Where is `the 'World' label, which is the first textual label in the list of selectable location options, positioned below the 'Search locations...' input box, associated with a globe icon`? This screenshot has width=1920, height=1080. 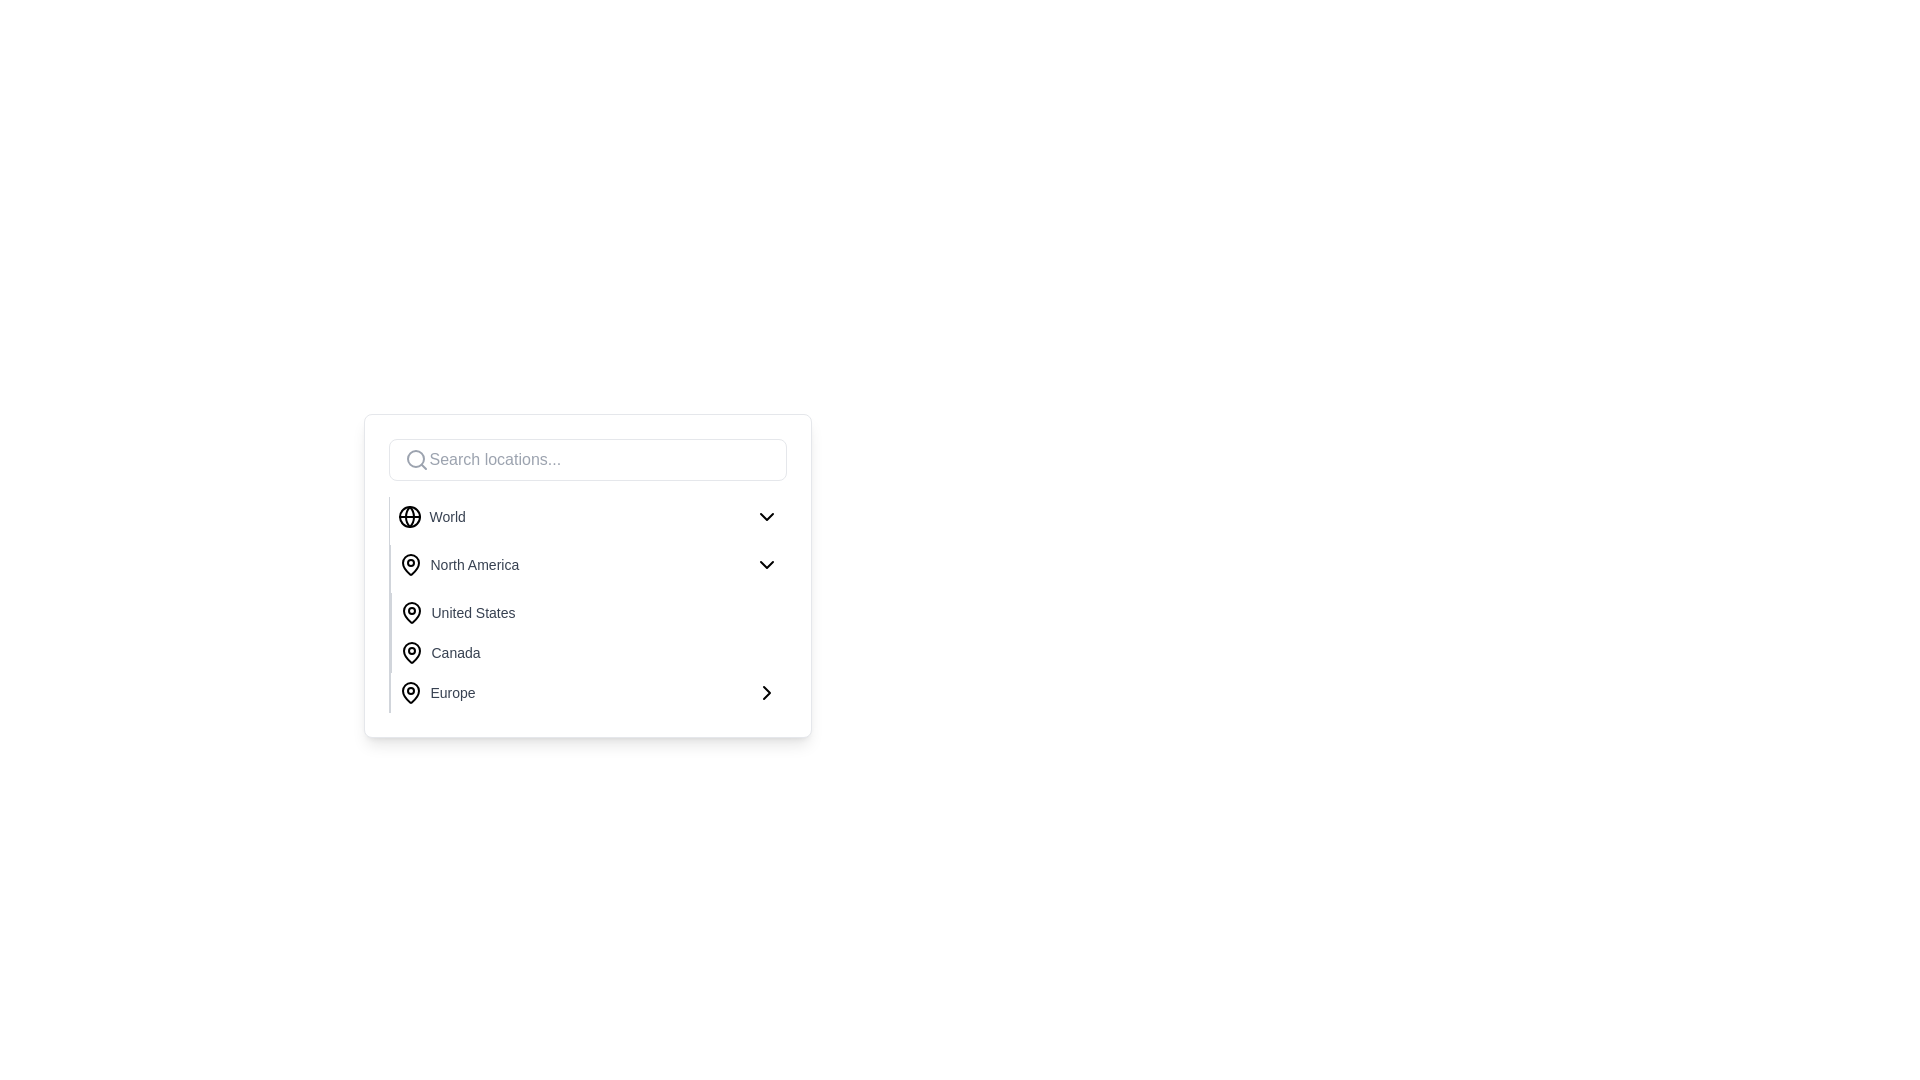 the 'World' label, which is the first textual label in the list of selectable location options, positioned below the 'Search locations...' input box, associated with a globe icon is located at coordinates (446, 515).